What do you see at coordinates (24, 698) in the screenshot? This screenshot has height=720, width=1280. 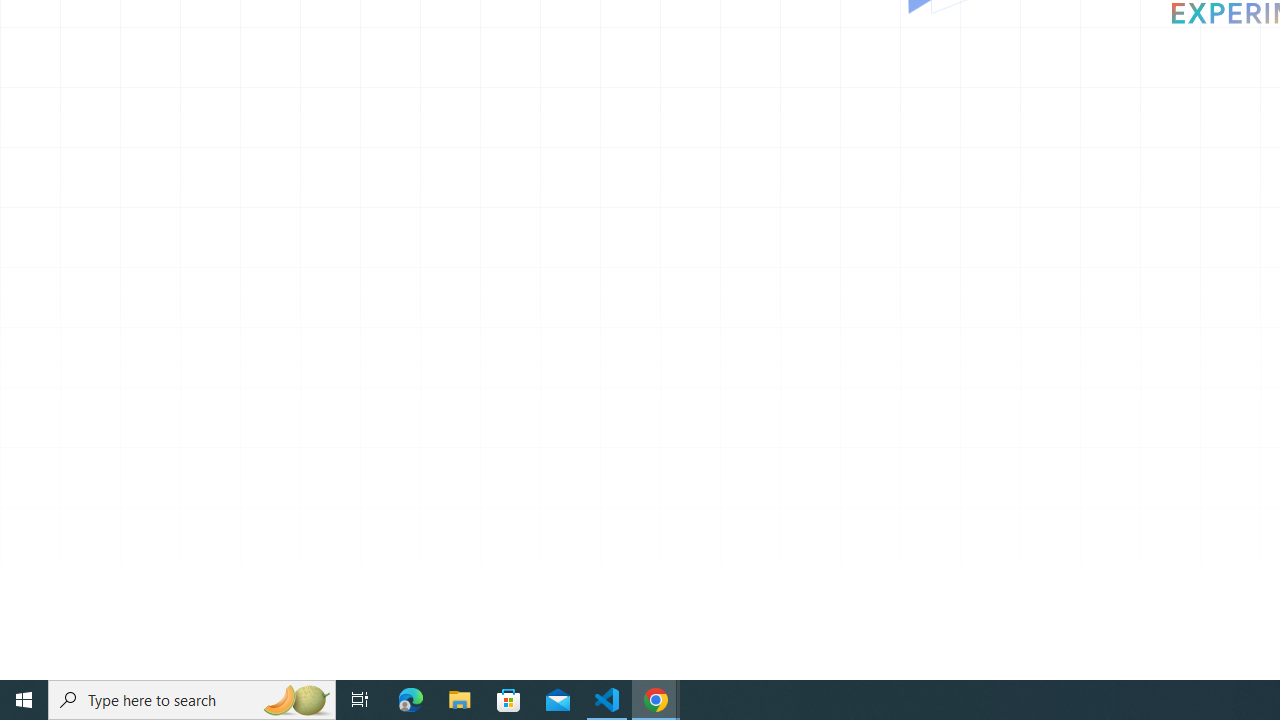 I see `'Start'` at bounding box center [24, 698].